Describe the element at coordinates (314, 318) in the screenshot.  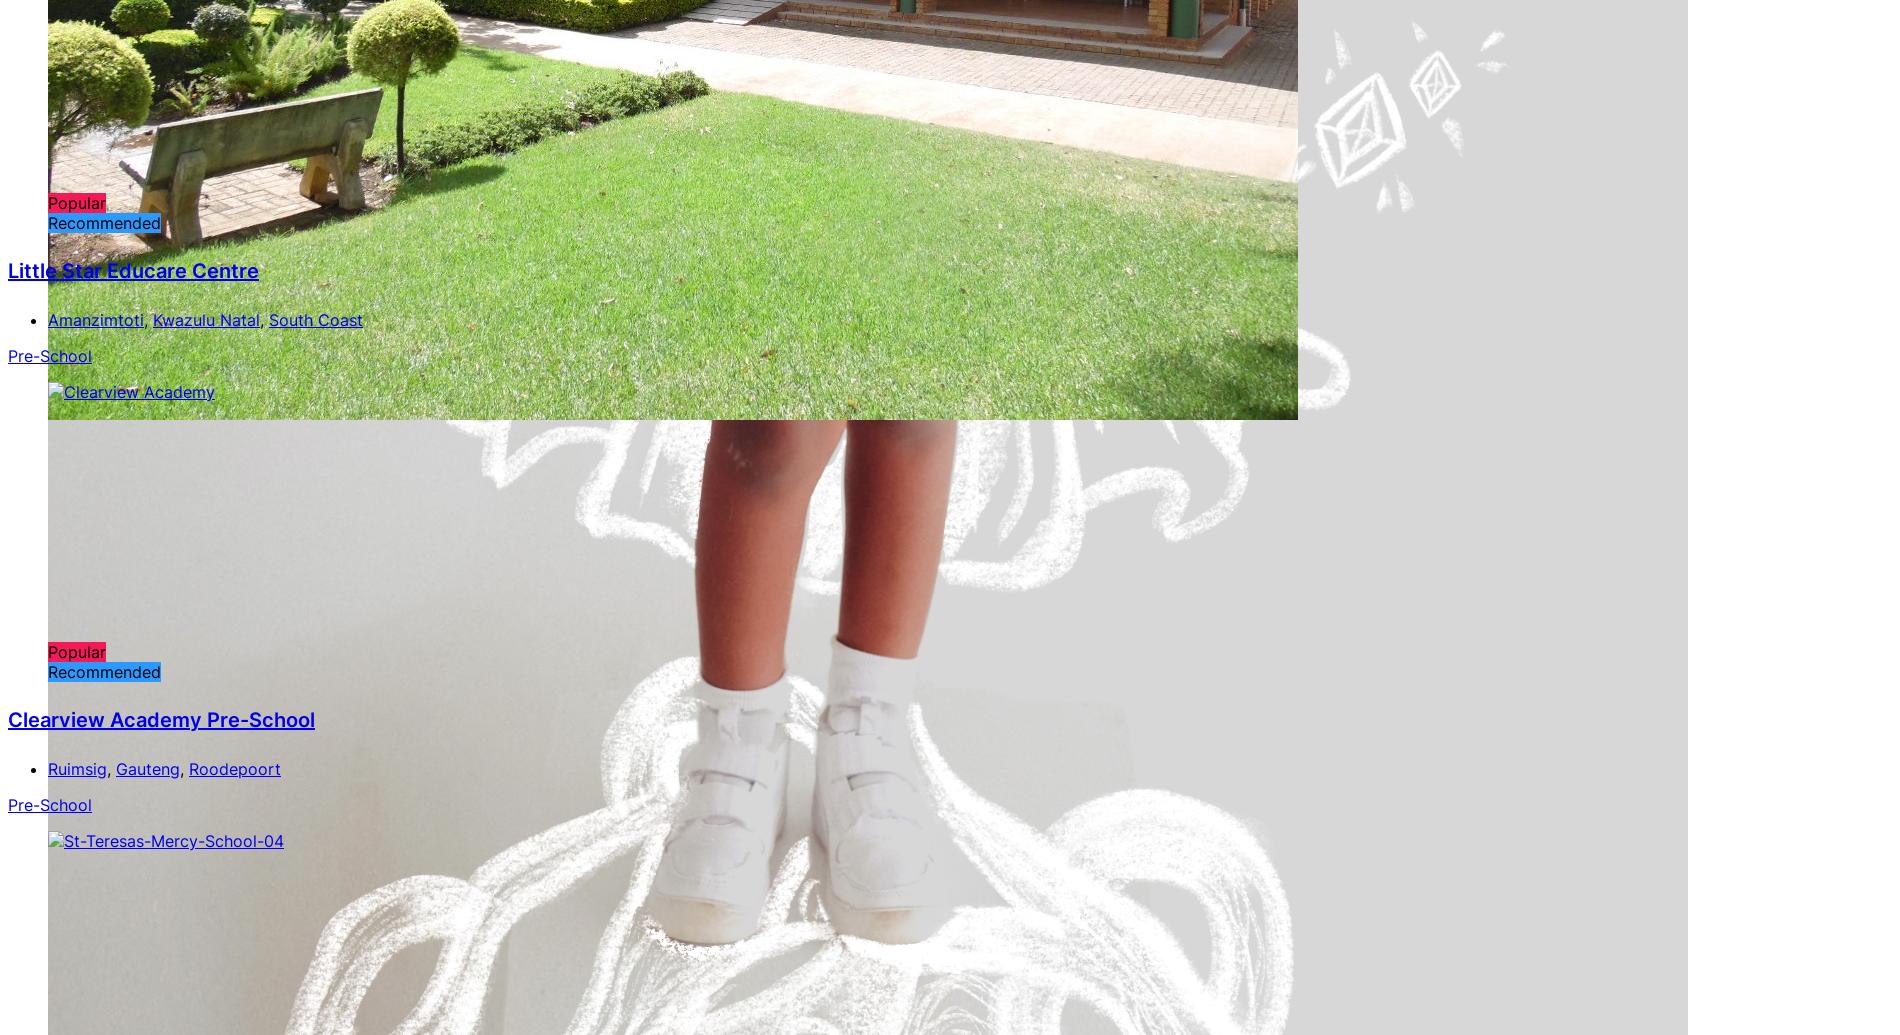
I see `'South Coast'` at that location.